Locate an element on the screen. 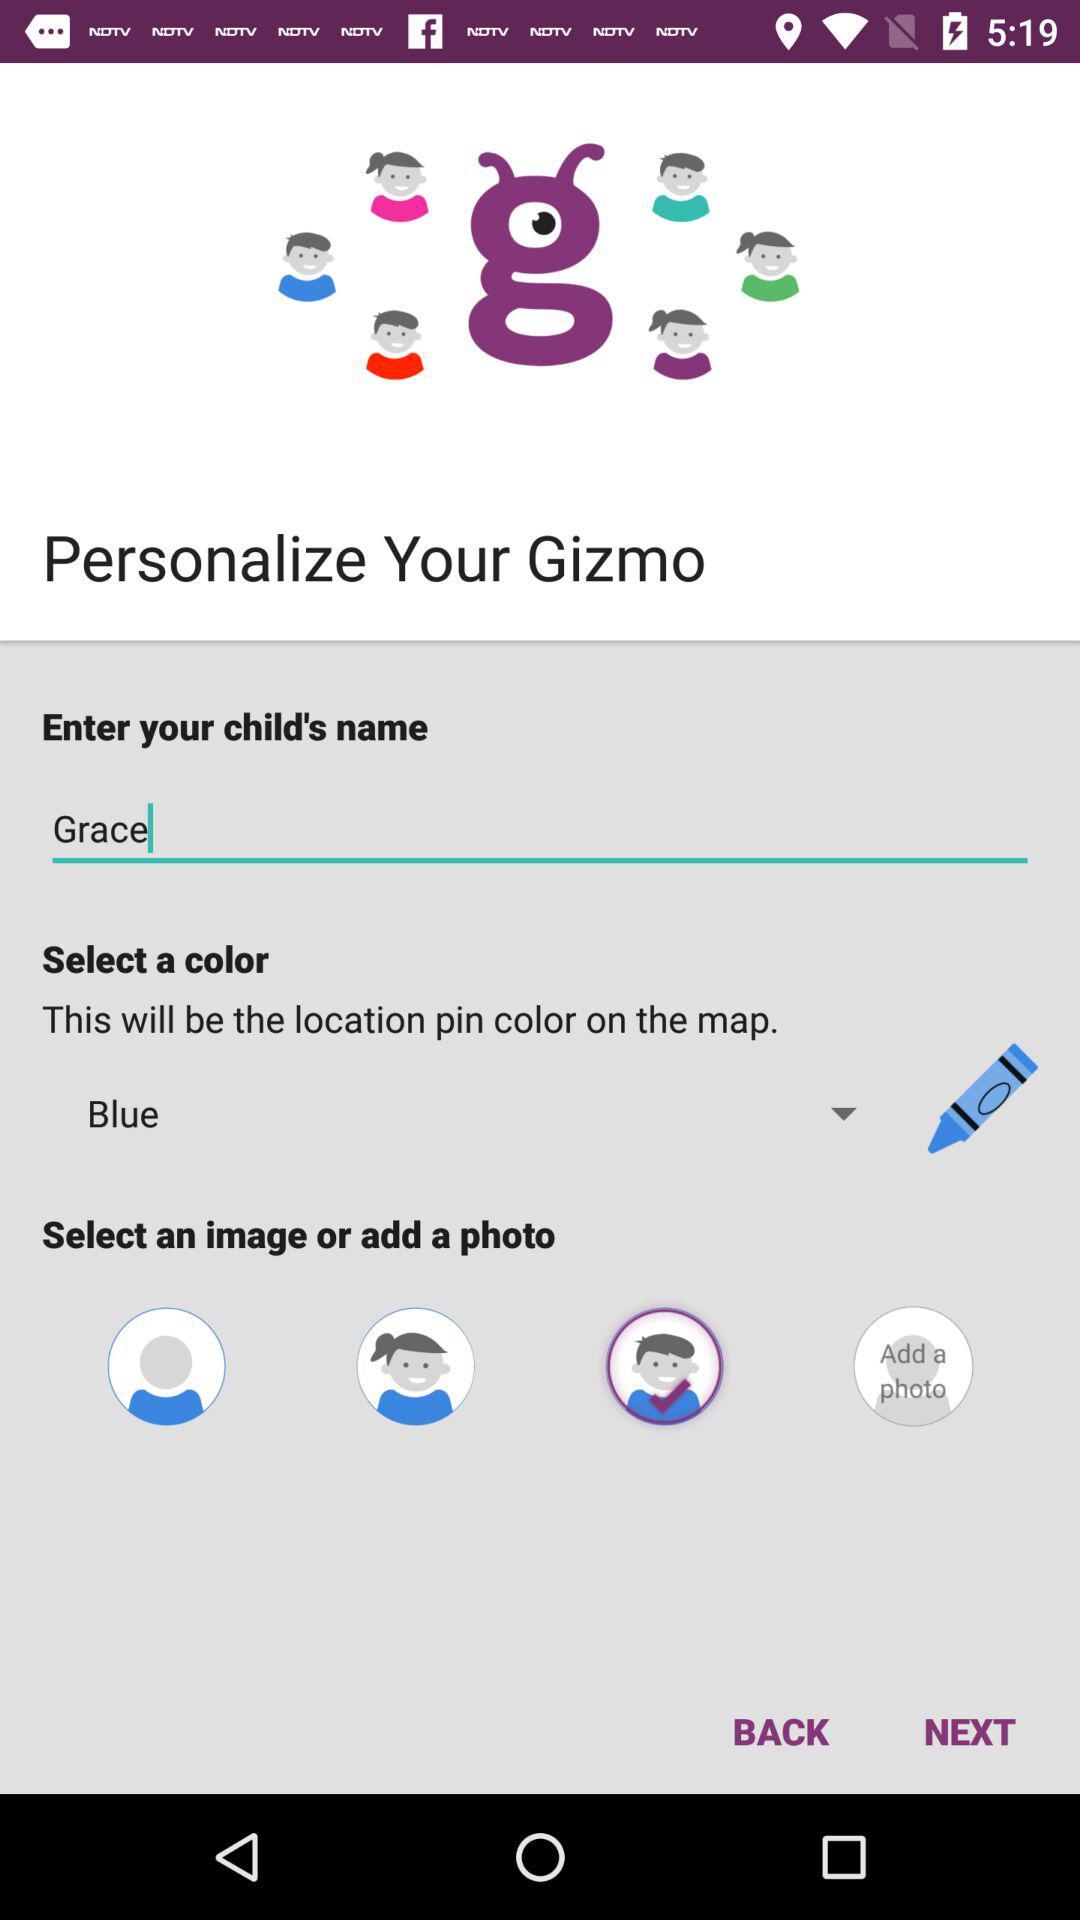 The width and height of the screenshot is (1080, 1920). image is located at coordinates (165, 1365).